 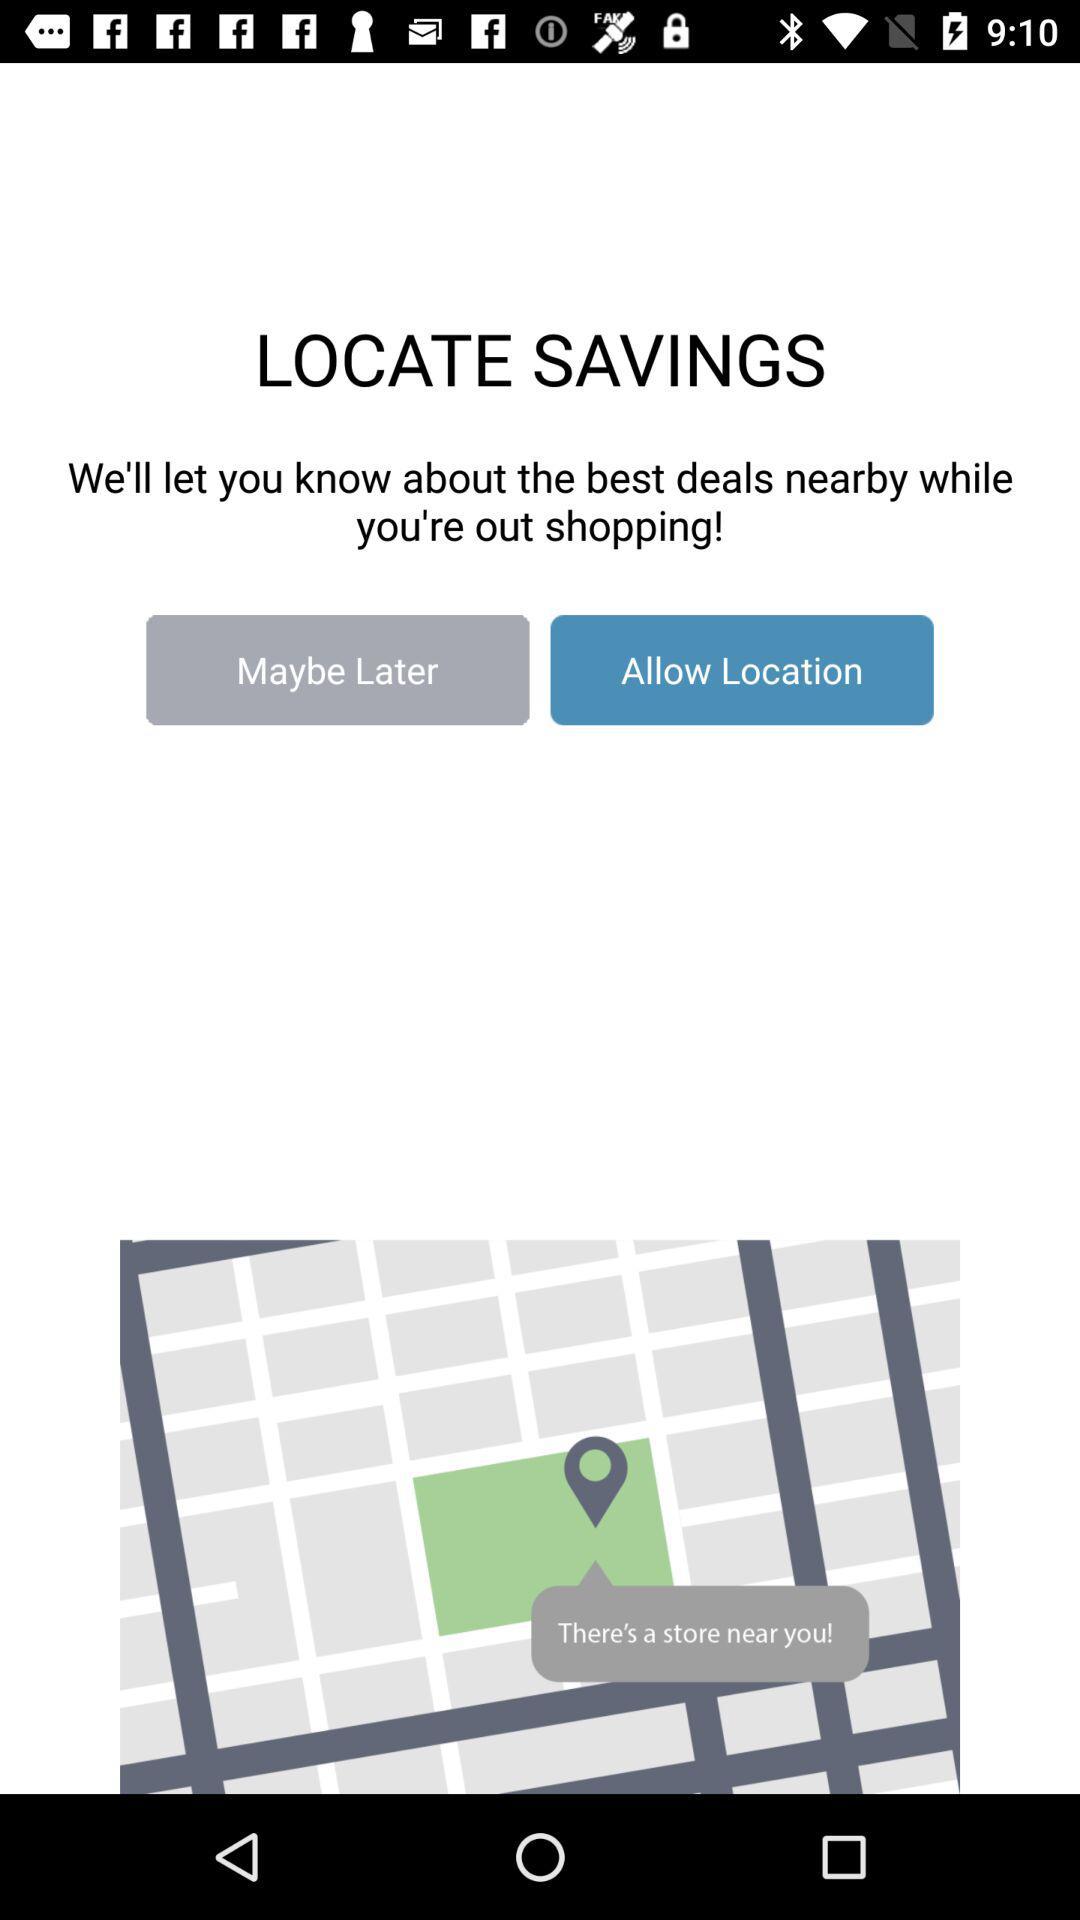 I want to click on the allow location on the right, so click(x=742, y=670).